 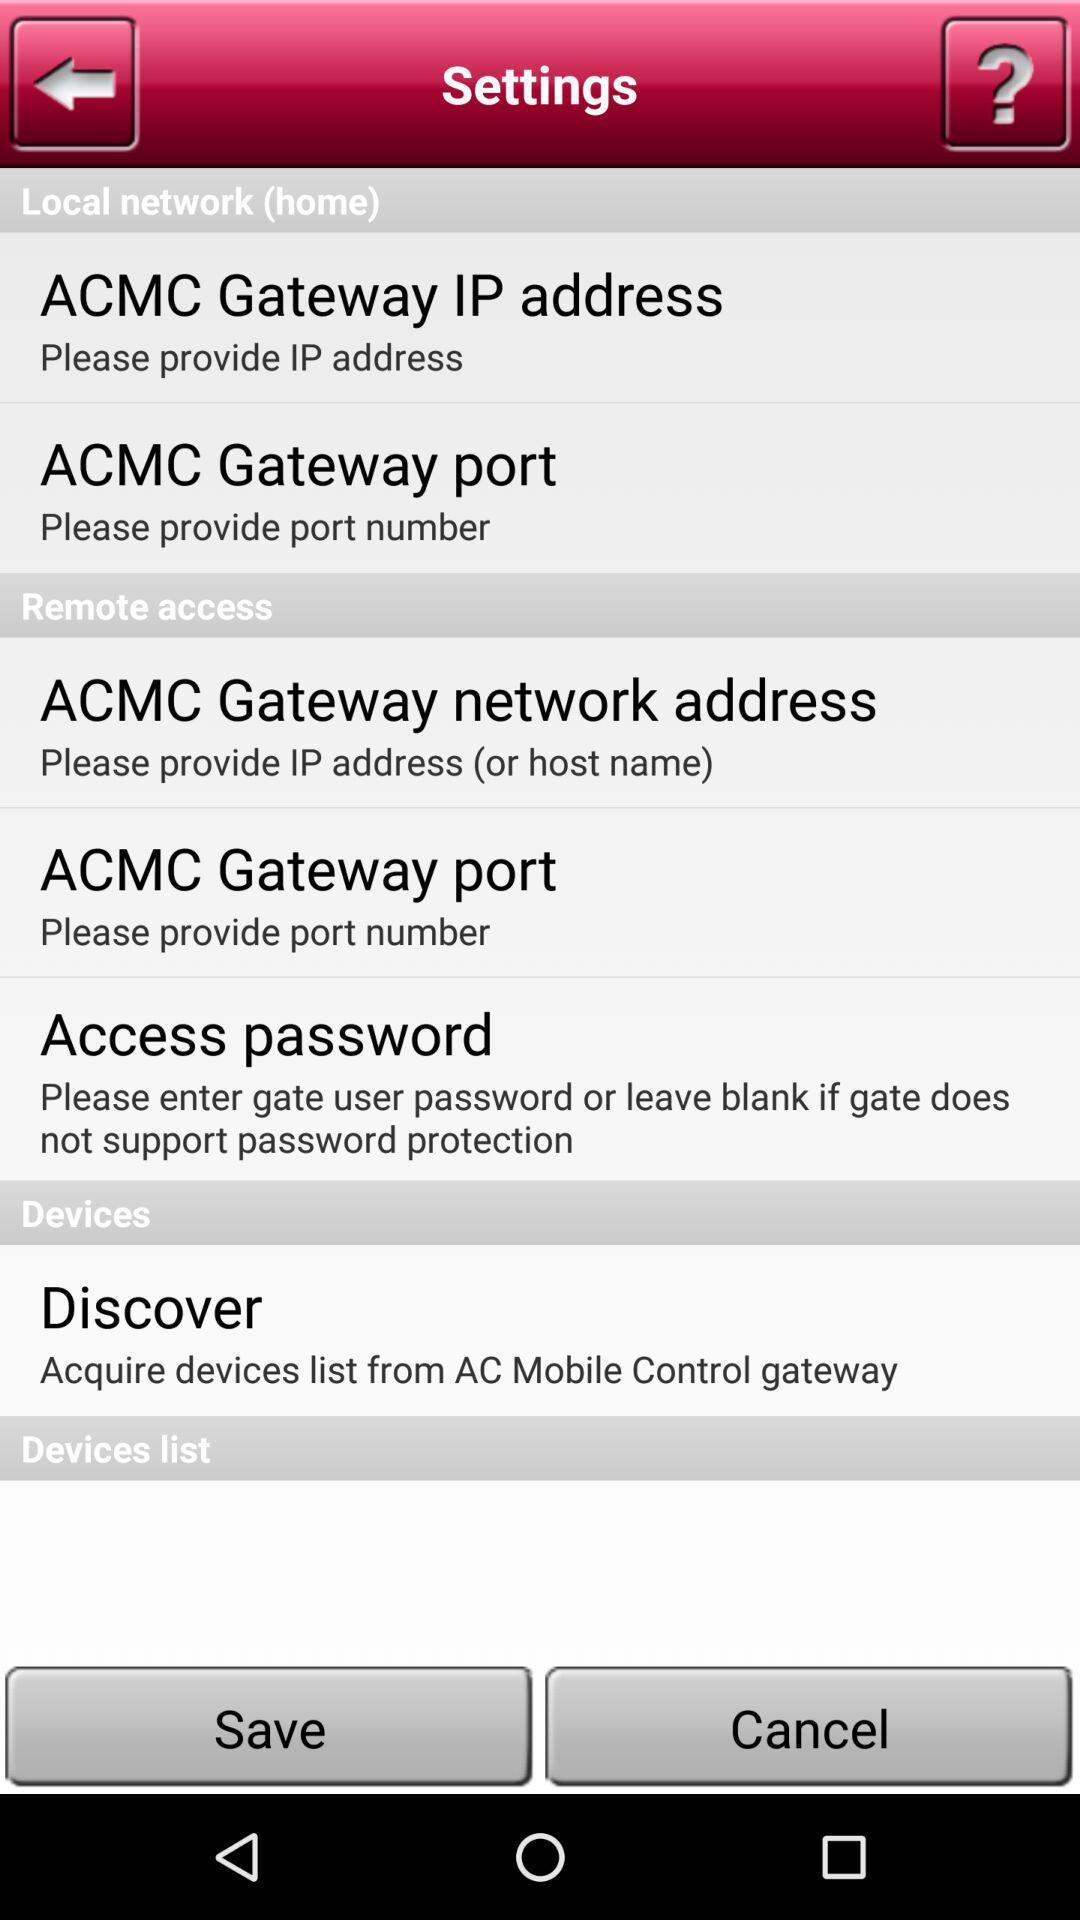 I want to click on click help button, so click(x=1005, y=82).